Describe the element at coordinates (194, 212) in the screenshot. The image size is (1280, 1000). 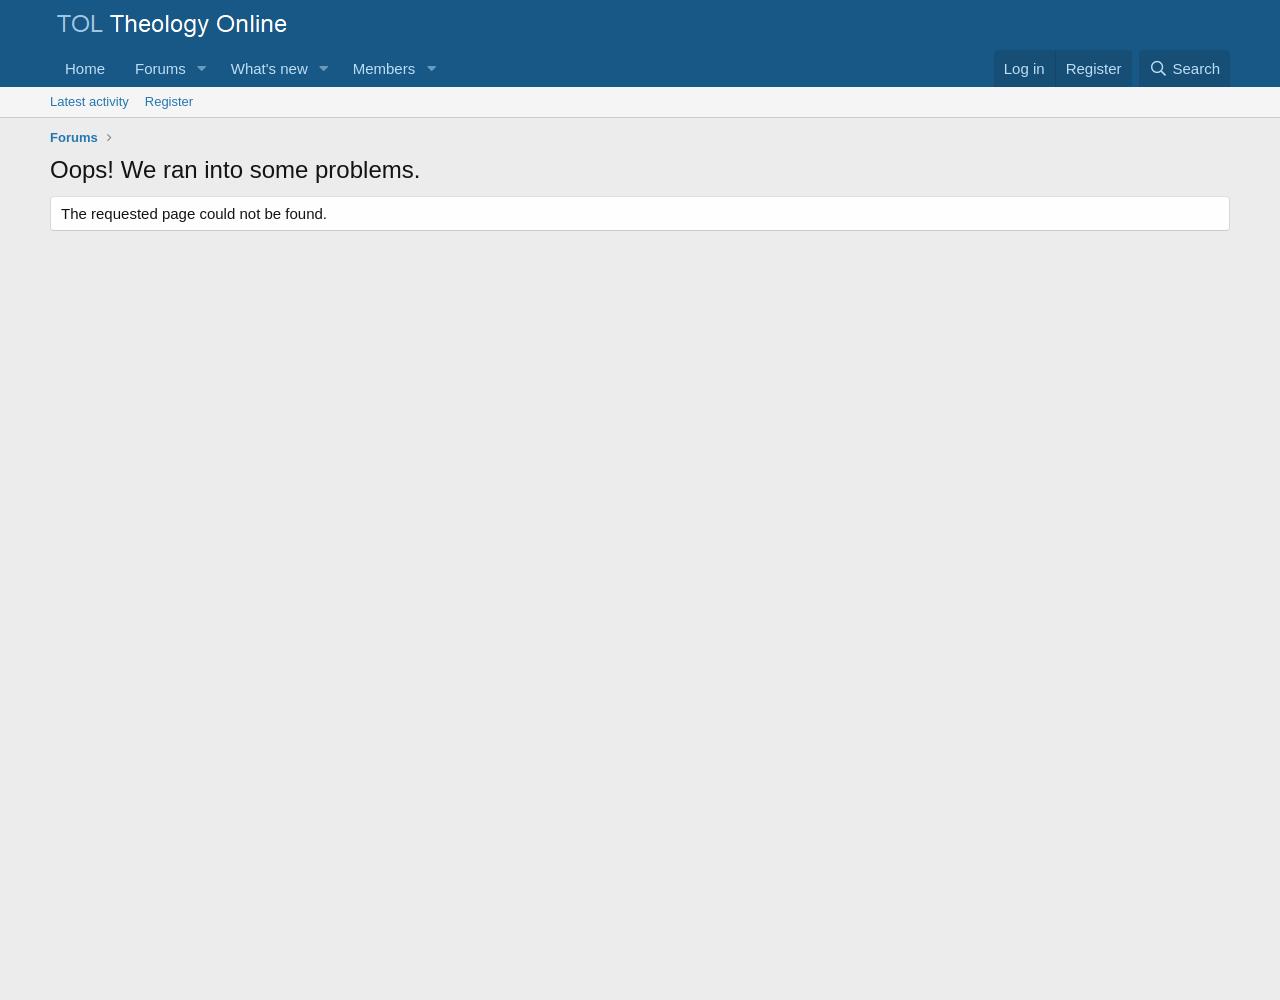
I see `'The requested page could not be found.'` at that location.